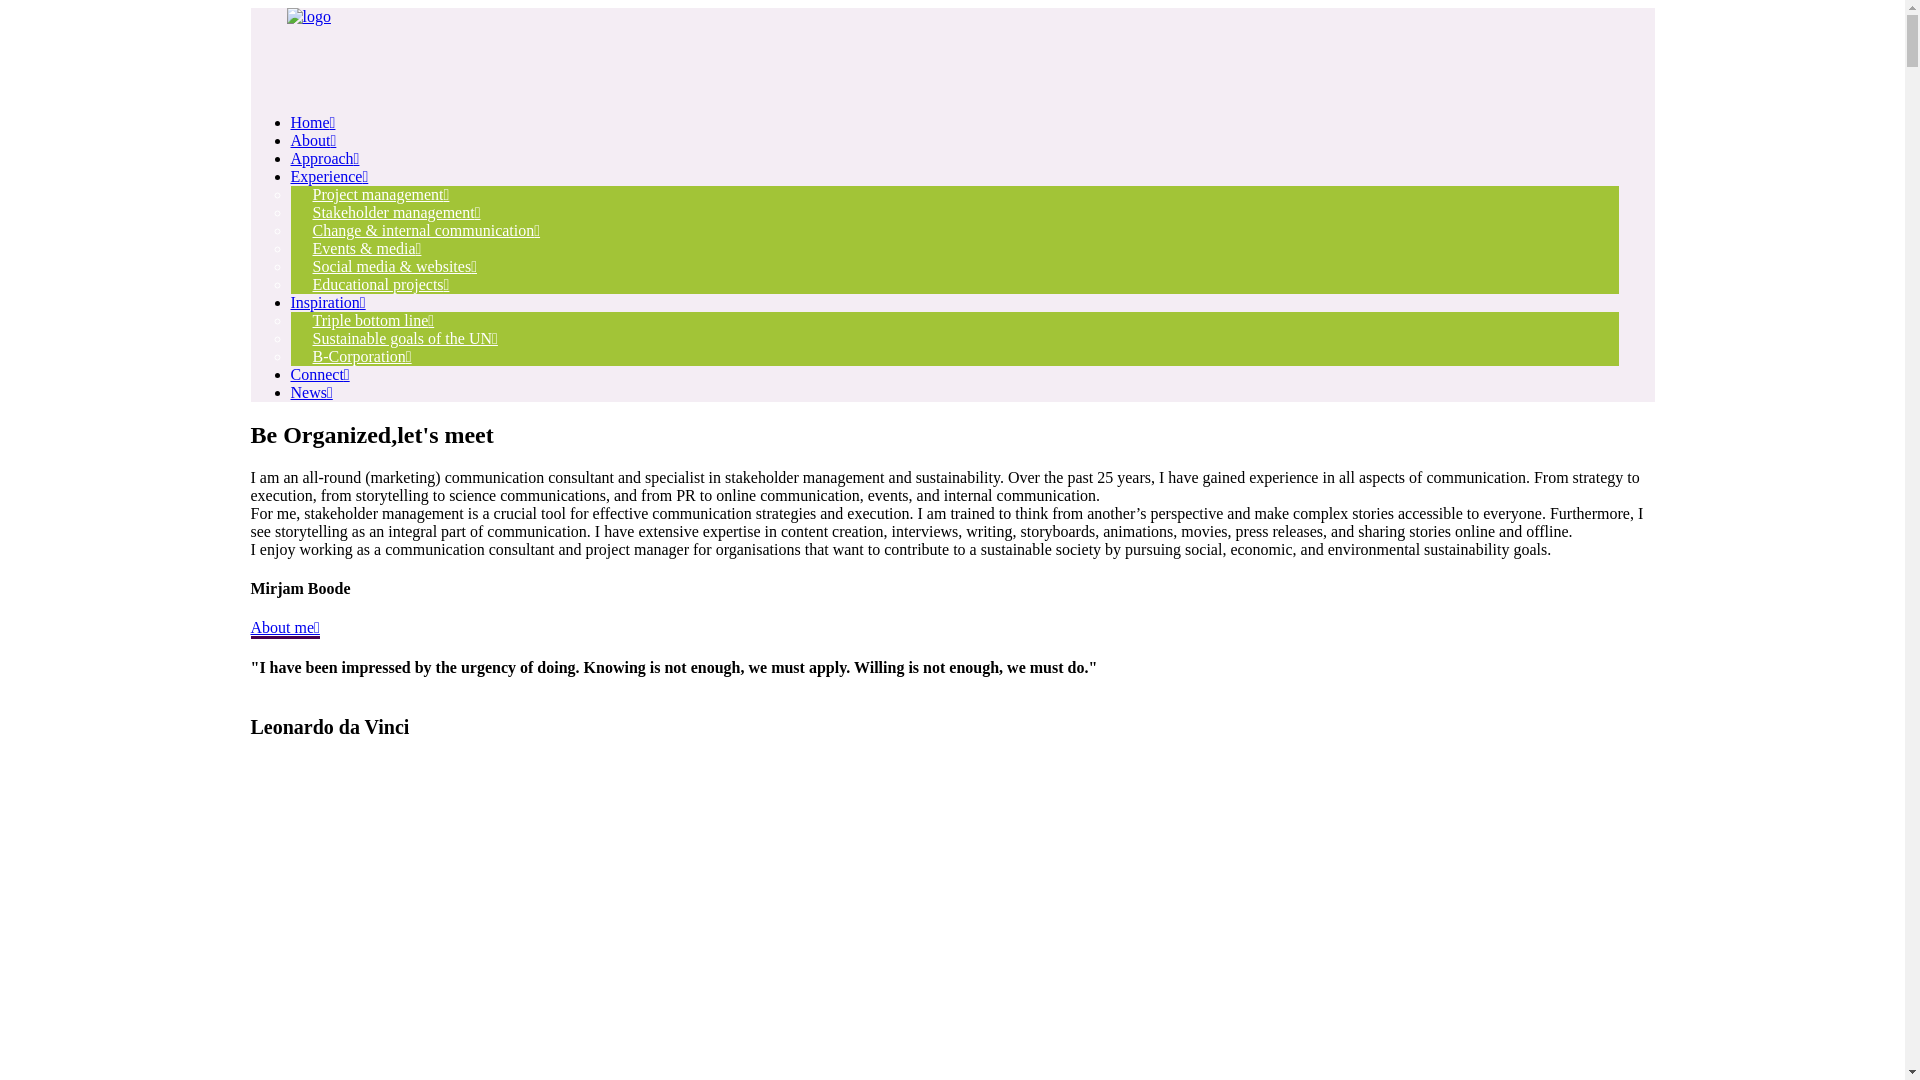 This screenshot has width=1920, height=1080. What do you see at coordinates (373, 319) in the screenshot?
I see `'Triple bottom line'` at bounding box center [373, 319].